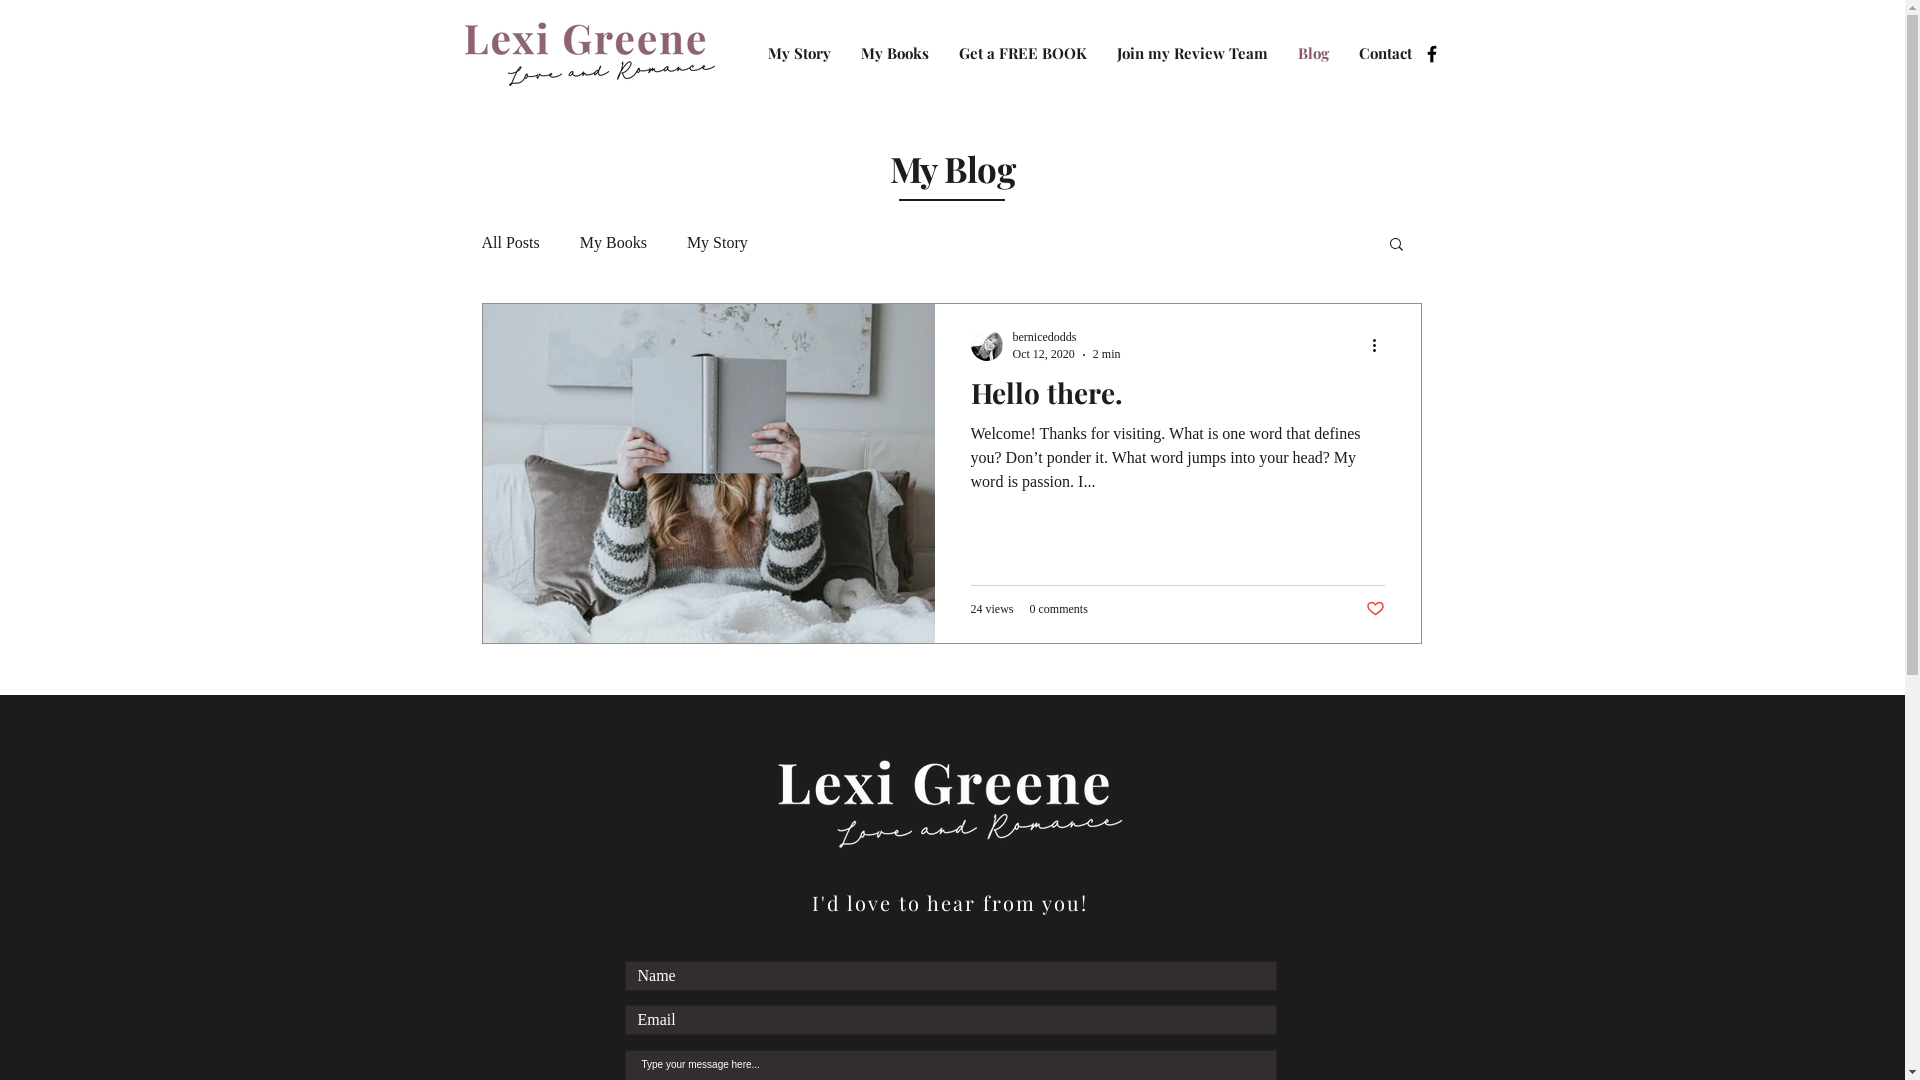 The image size is (1920, 1080). Describe the element at coordinates (797, 52) in the screenshot. I see `'My Story'` at that location.